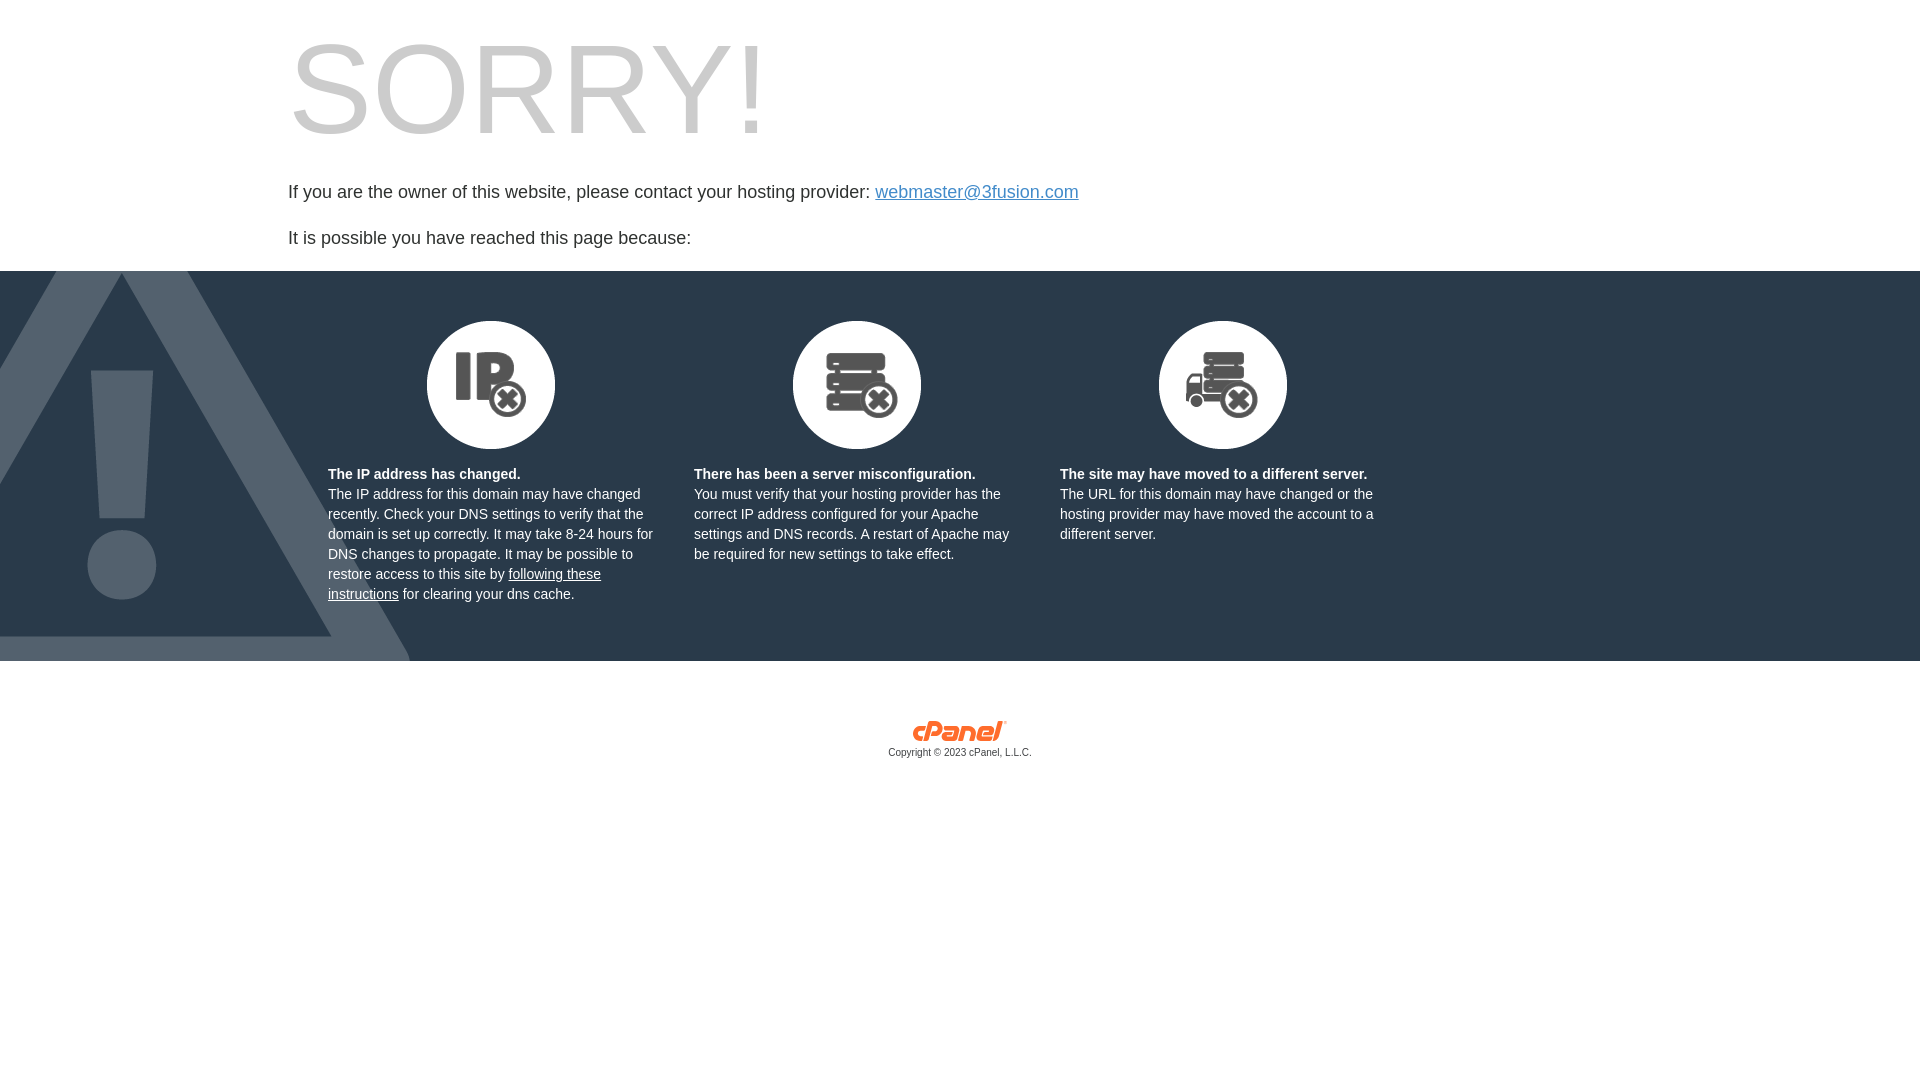 Image resolution: width=1920 pixels, height=1080 pixels. I want to click on 'webmaster@3fusion.com', so click(976, 192).